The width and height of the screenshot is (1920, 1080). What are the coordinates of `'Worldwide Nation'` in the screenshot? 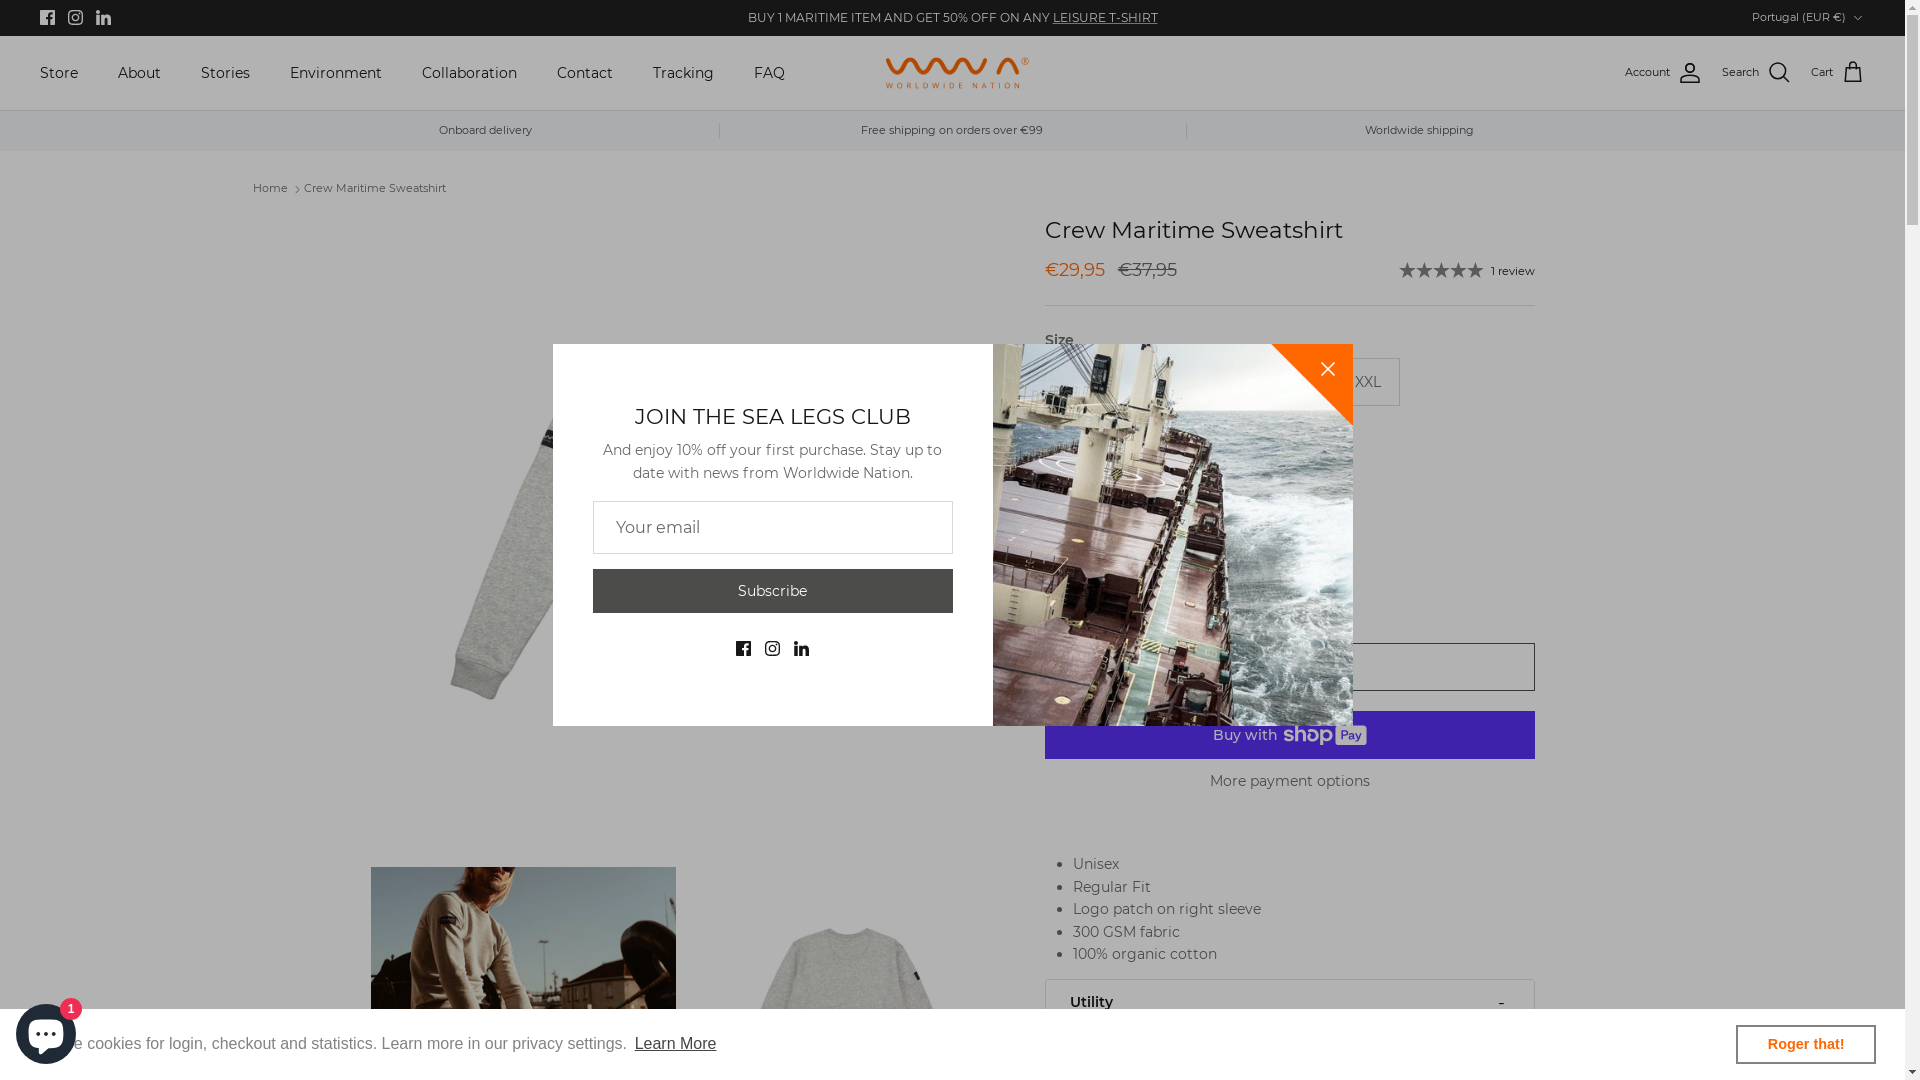 It's located at (951, 72).